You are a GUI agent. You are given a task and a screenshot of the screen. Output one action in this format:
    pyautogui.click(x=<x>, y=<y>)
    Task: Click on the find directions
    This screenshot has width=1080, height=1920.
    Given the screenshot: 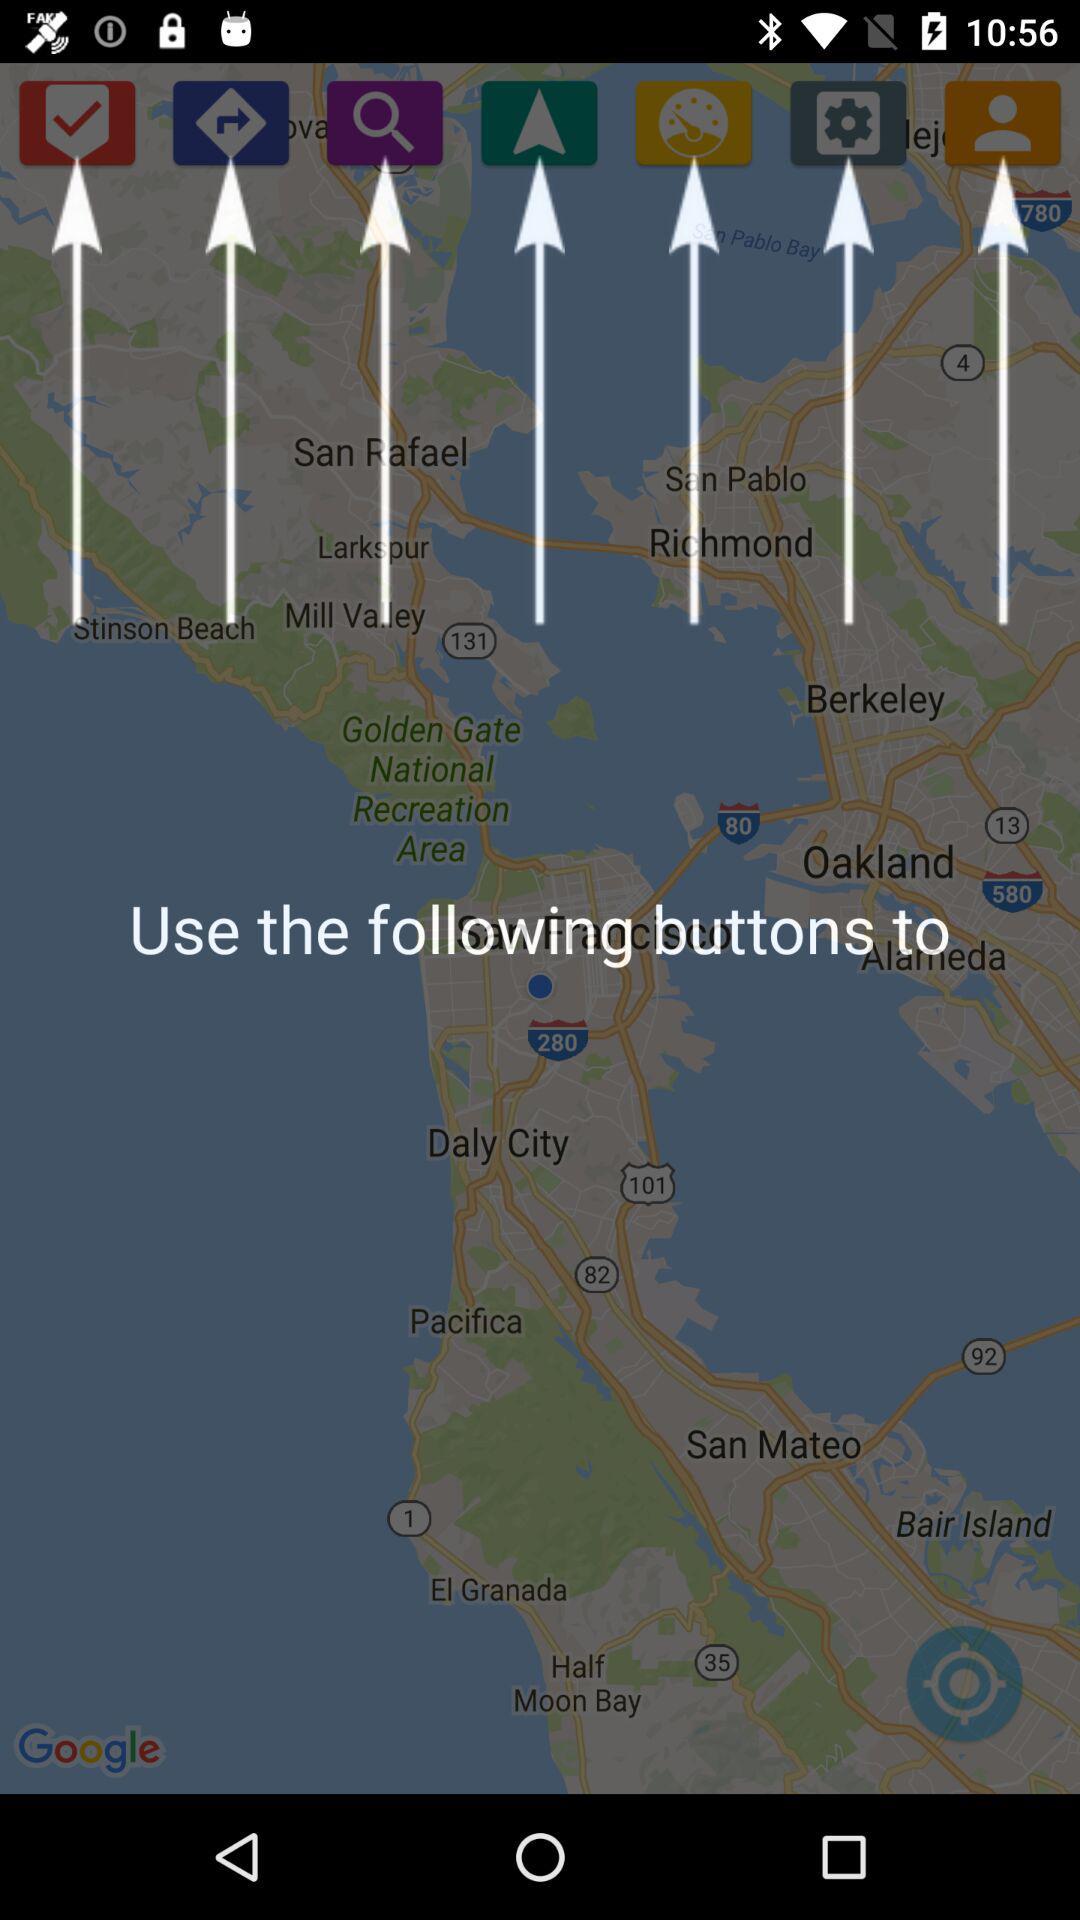 What is the action you would take?
    pyautogui.click(x=229, y=121)
    